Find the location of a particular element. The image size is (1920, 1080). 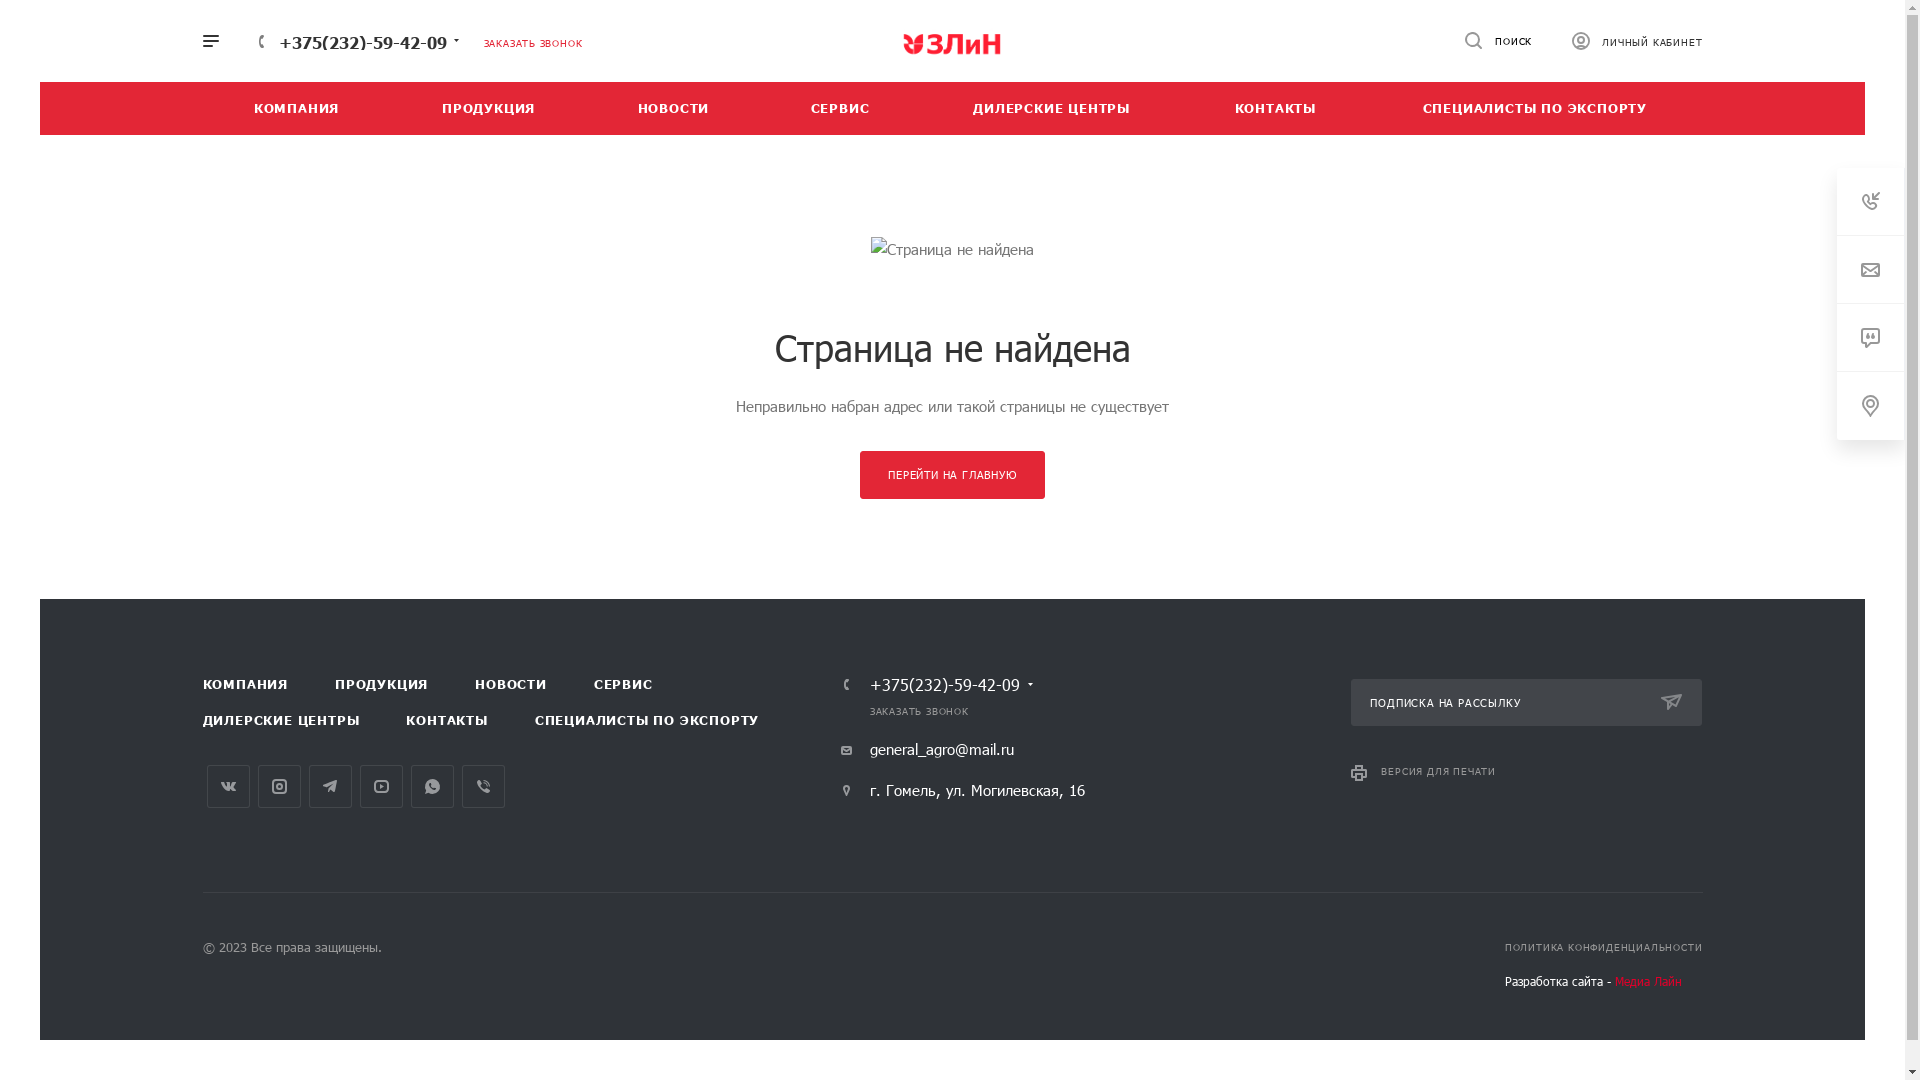

'Instagram' is located at coordinates (278, 785).